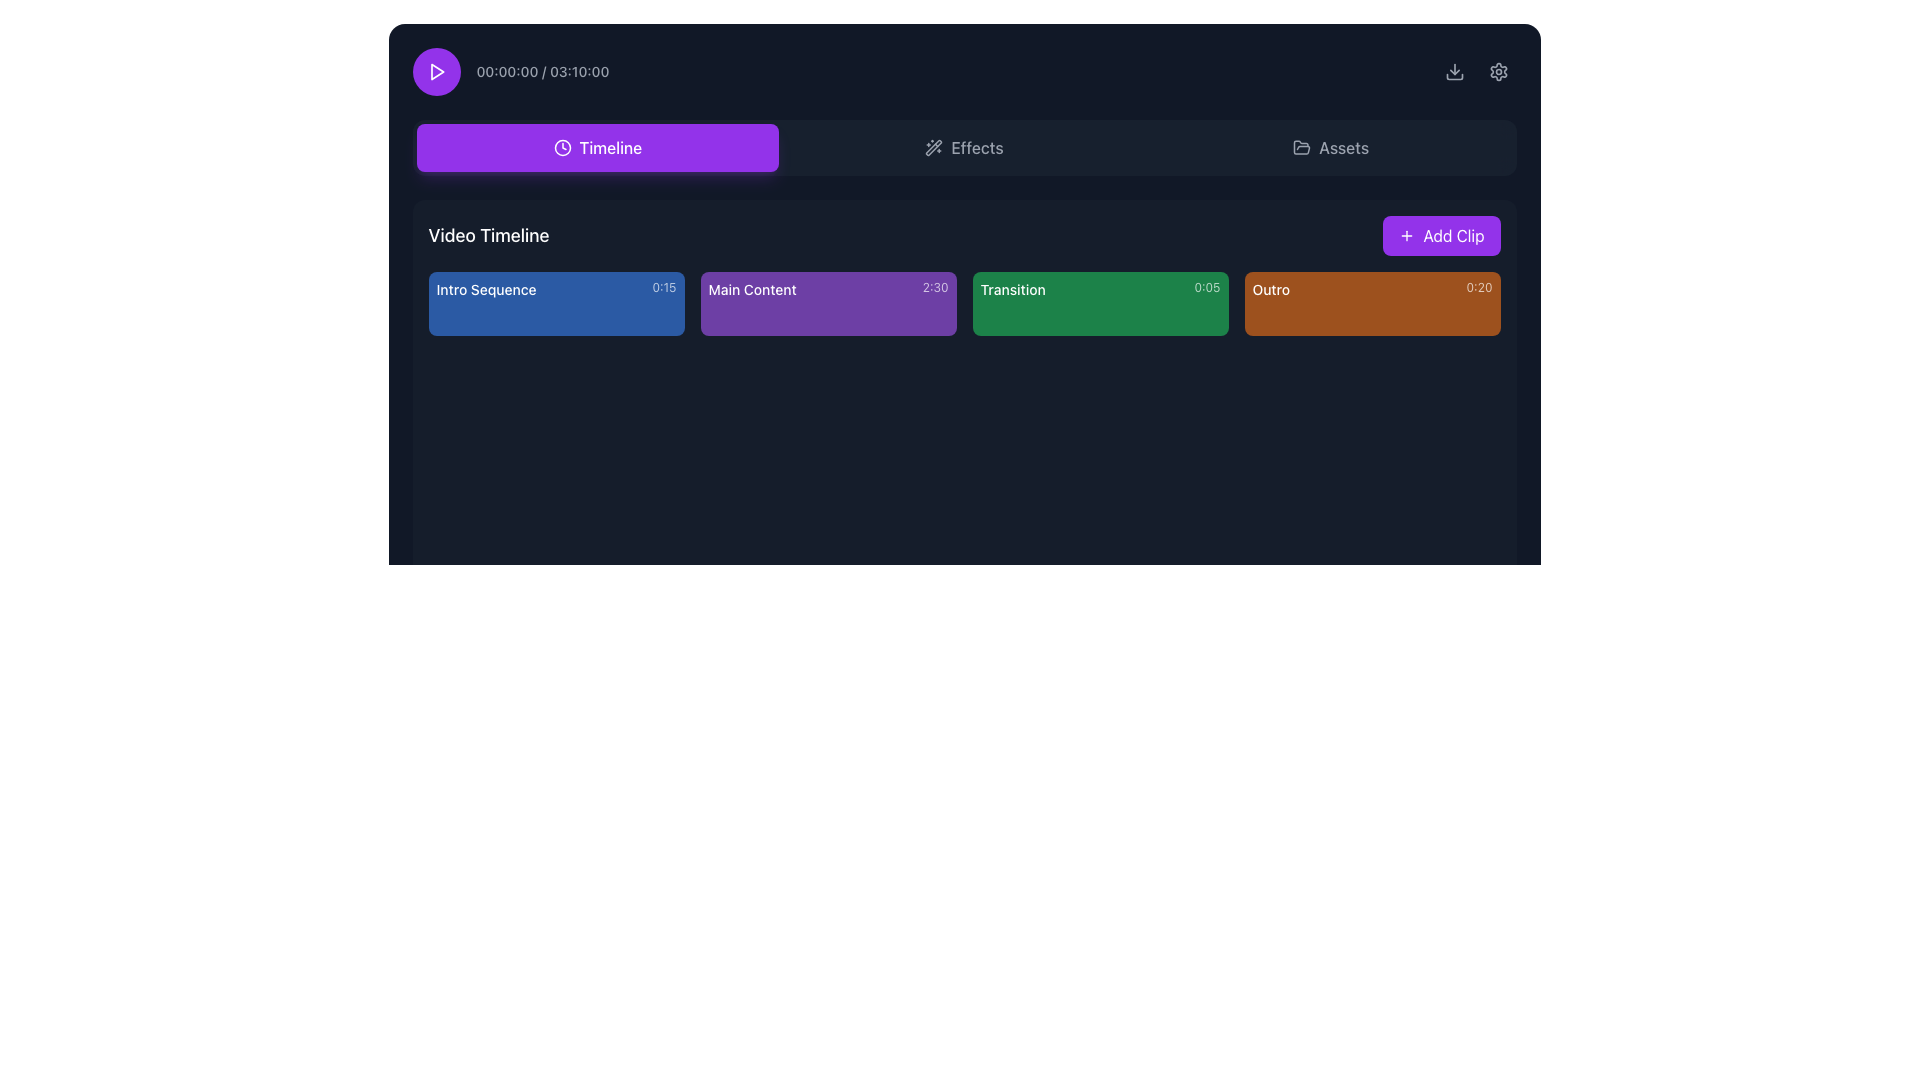  What do you see at coordinates (609, 146) in the screenshot?
I see `the 'Timeline' text element within the purple button that features a clock icon on its left, located at the top center of the interface` at bounding box center [609, 146].